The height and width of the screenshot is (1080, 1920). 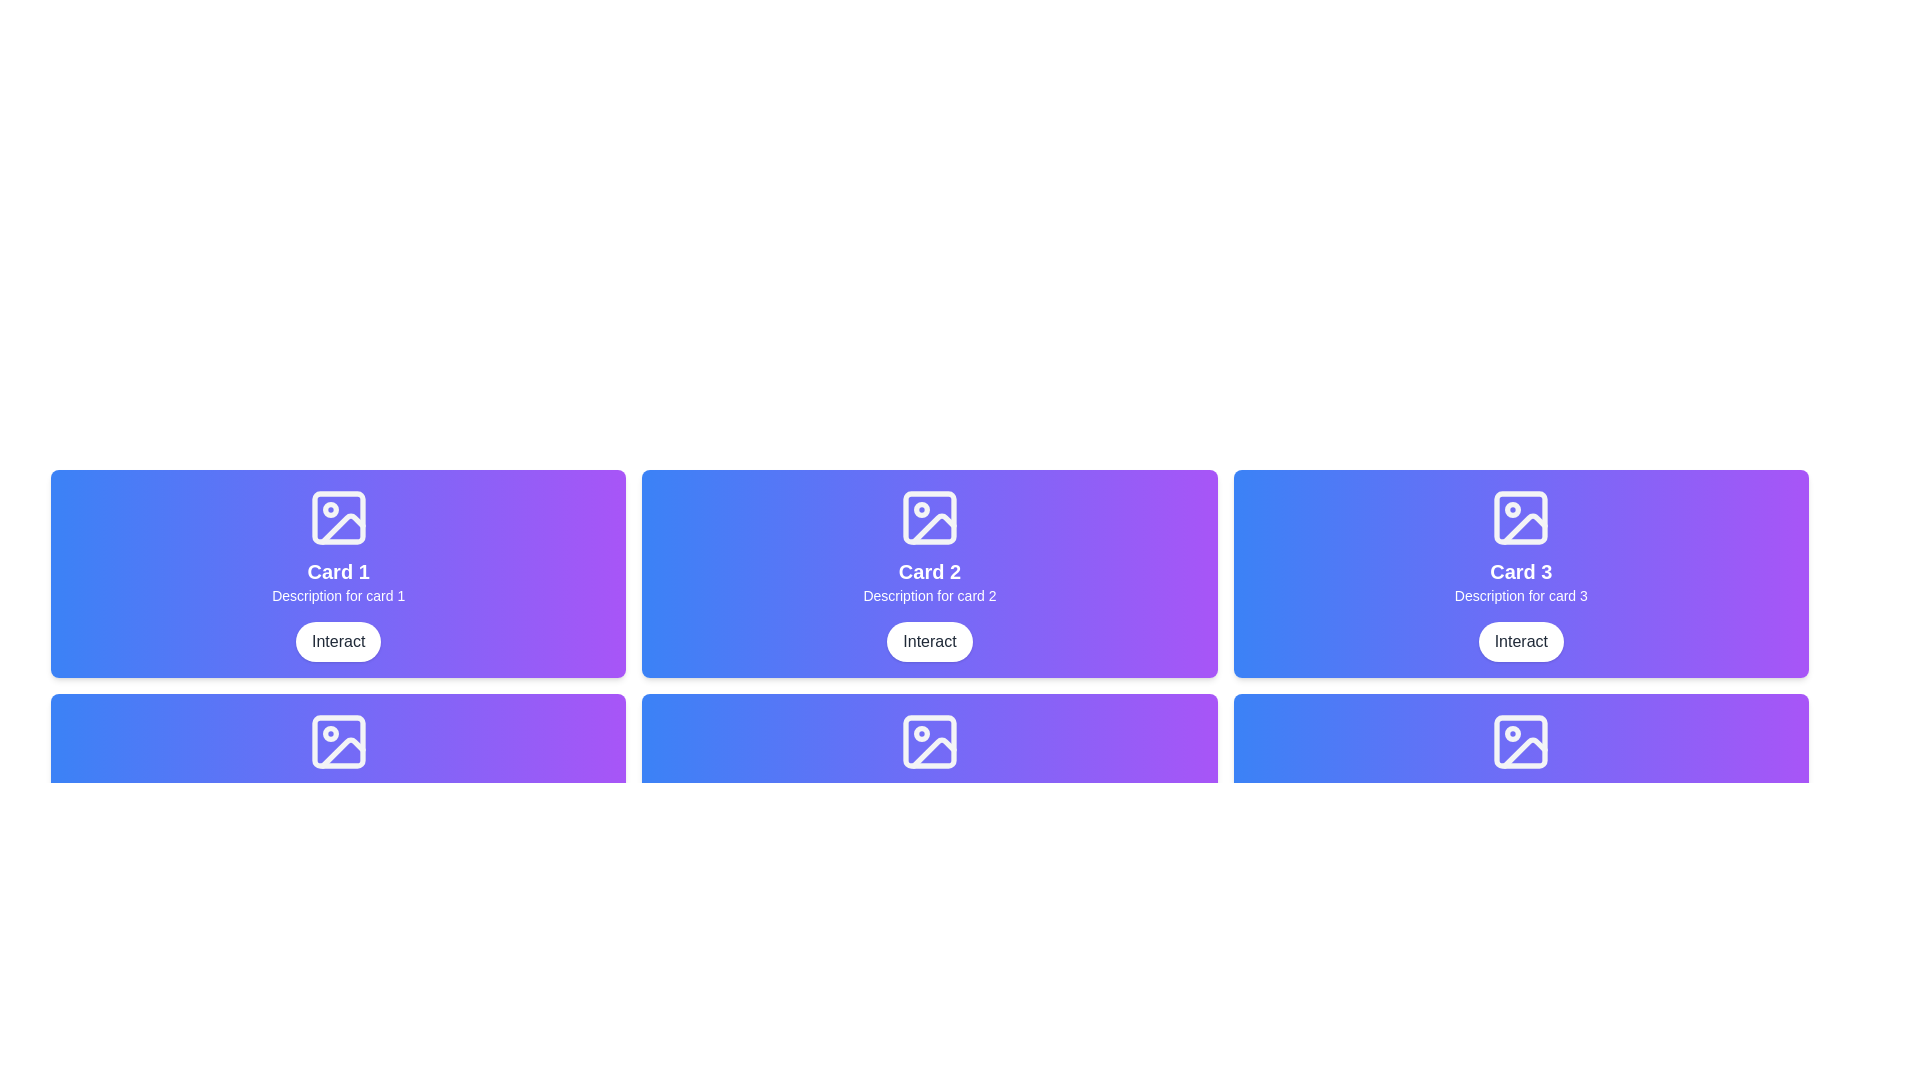 I want to click on the descriptive text label positioned within the second card (Card 2), located beneath the title 'Card 2' and above the 'Interact' button, so click(x=929, y=595).